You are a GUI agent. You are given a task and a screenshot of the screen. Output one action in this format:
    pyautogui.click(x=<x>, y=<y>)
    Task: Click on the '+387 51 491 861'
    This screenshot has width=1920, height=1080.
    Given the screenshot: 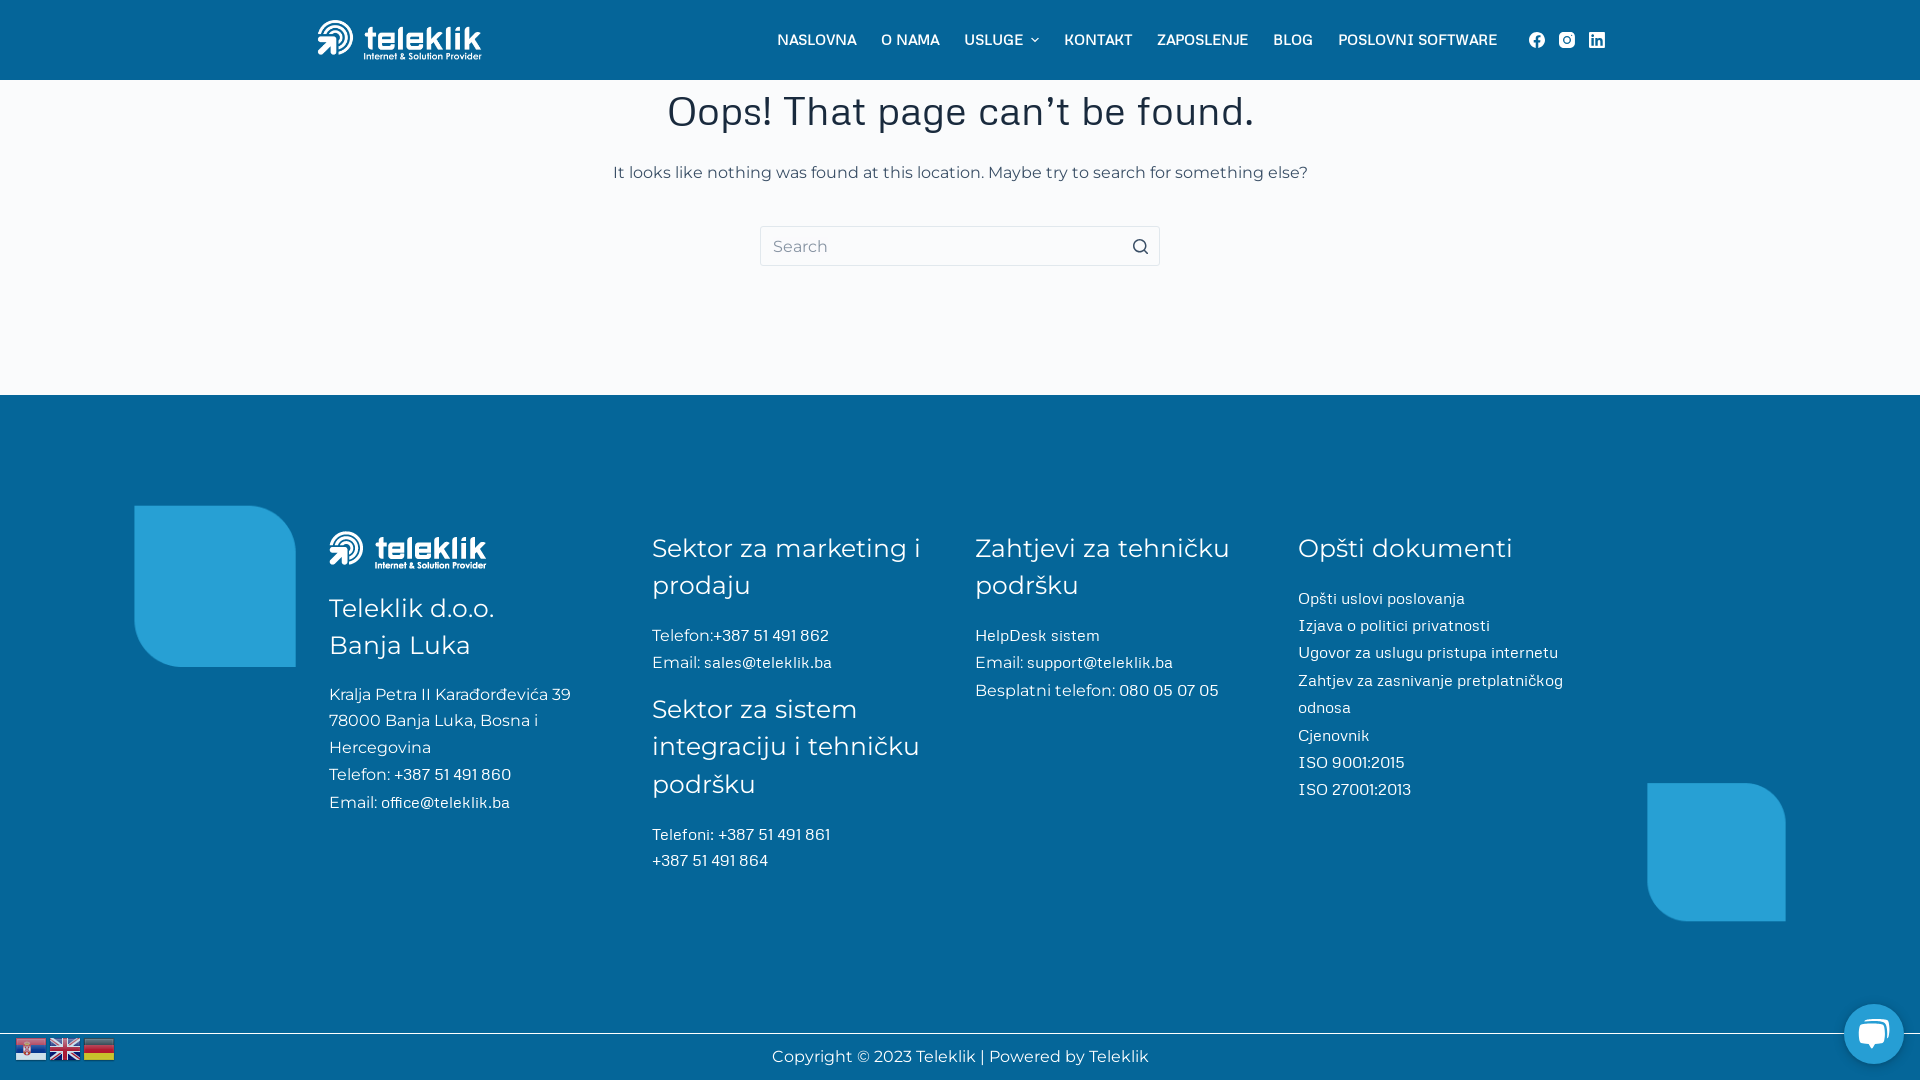 What is the action you would take?
    pyautogui.click(x=772, y=833)
    